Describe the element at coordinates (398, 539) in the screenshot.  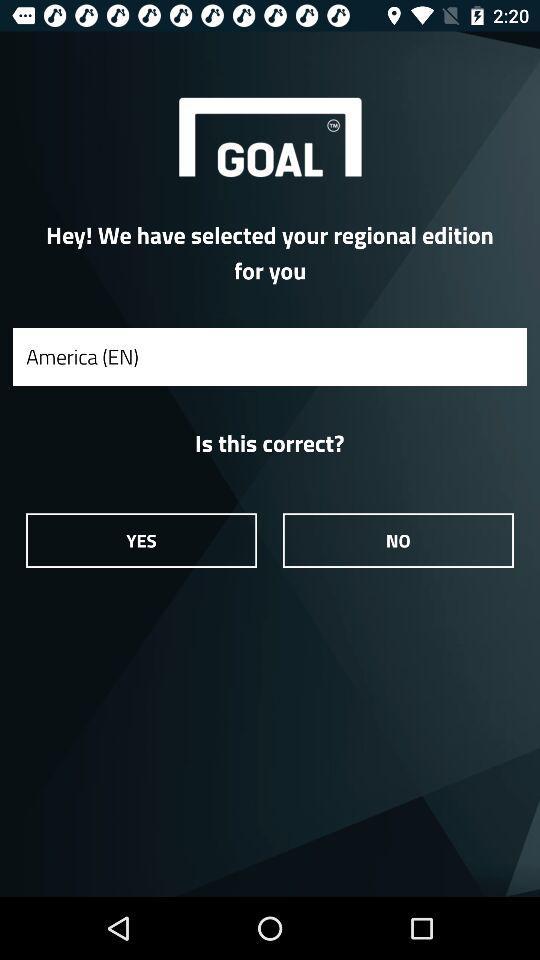
I see `no icon` at that location.